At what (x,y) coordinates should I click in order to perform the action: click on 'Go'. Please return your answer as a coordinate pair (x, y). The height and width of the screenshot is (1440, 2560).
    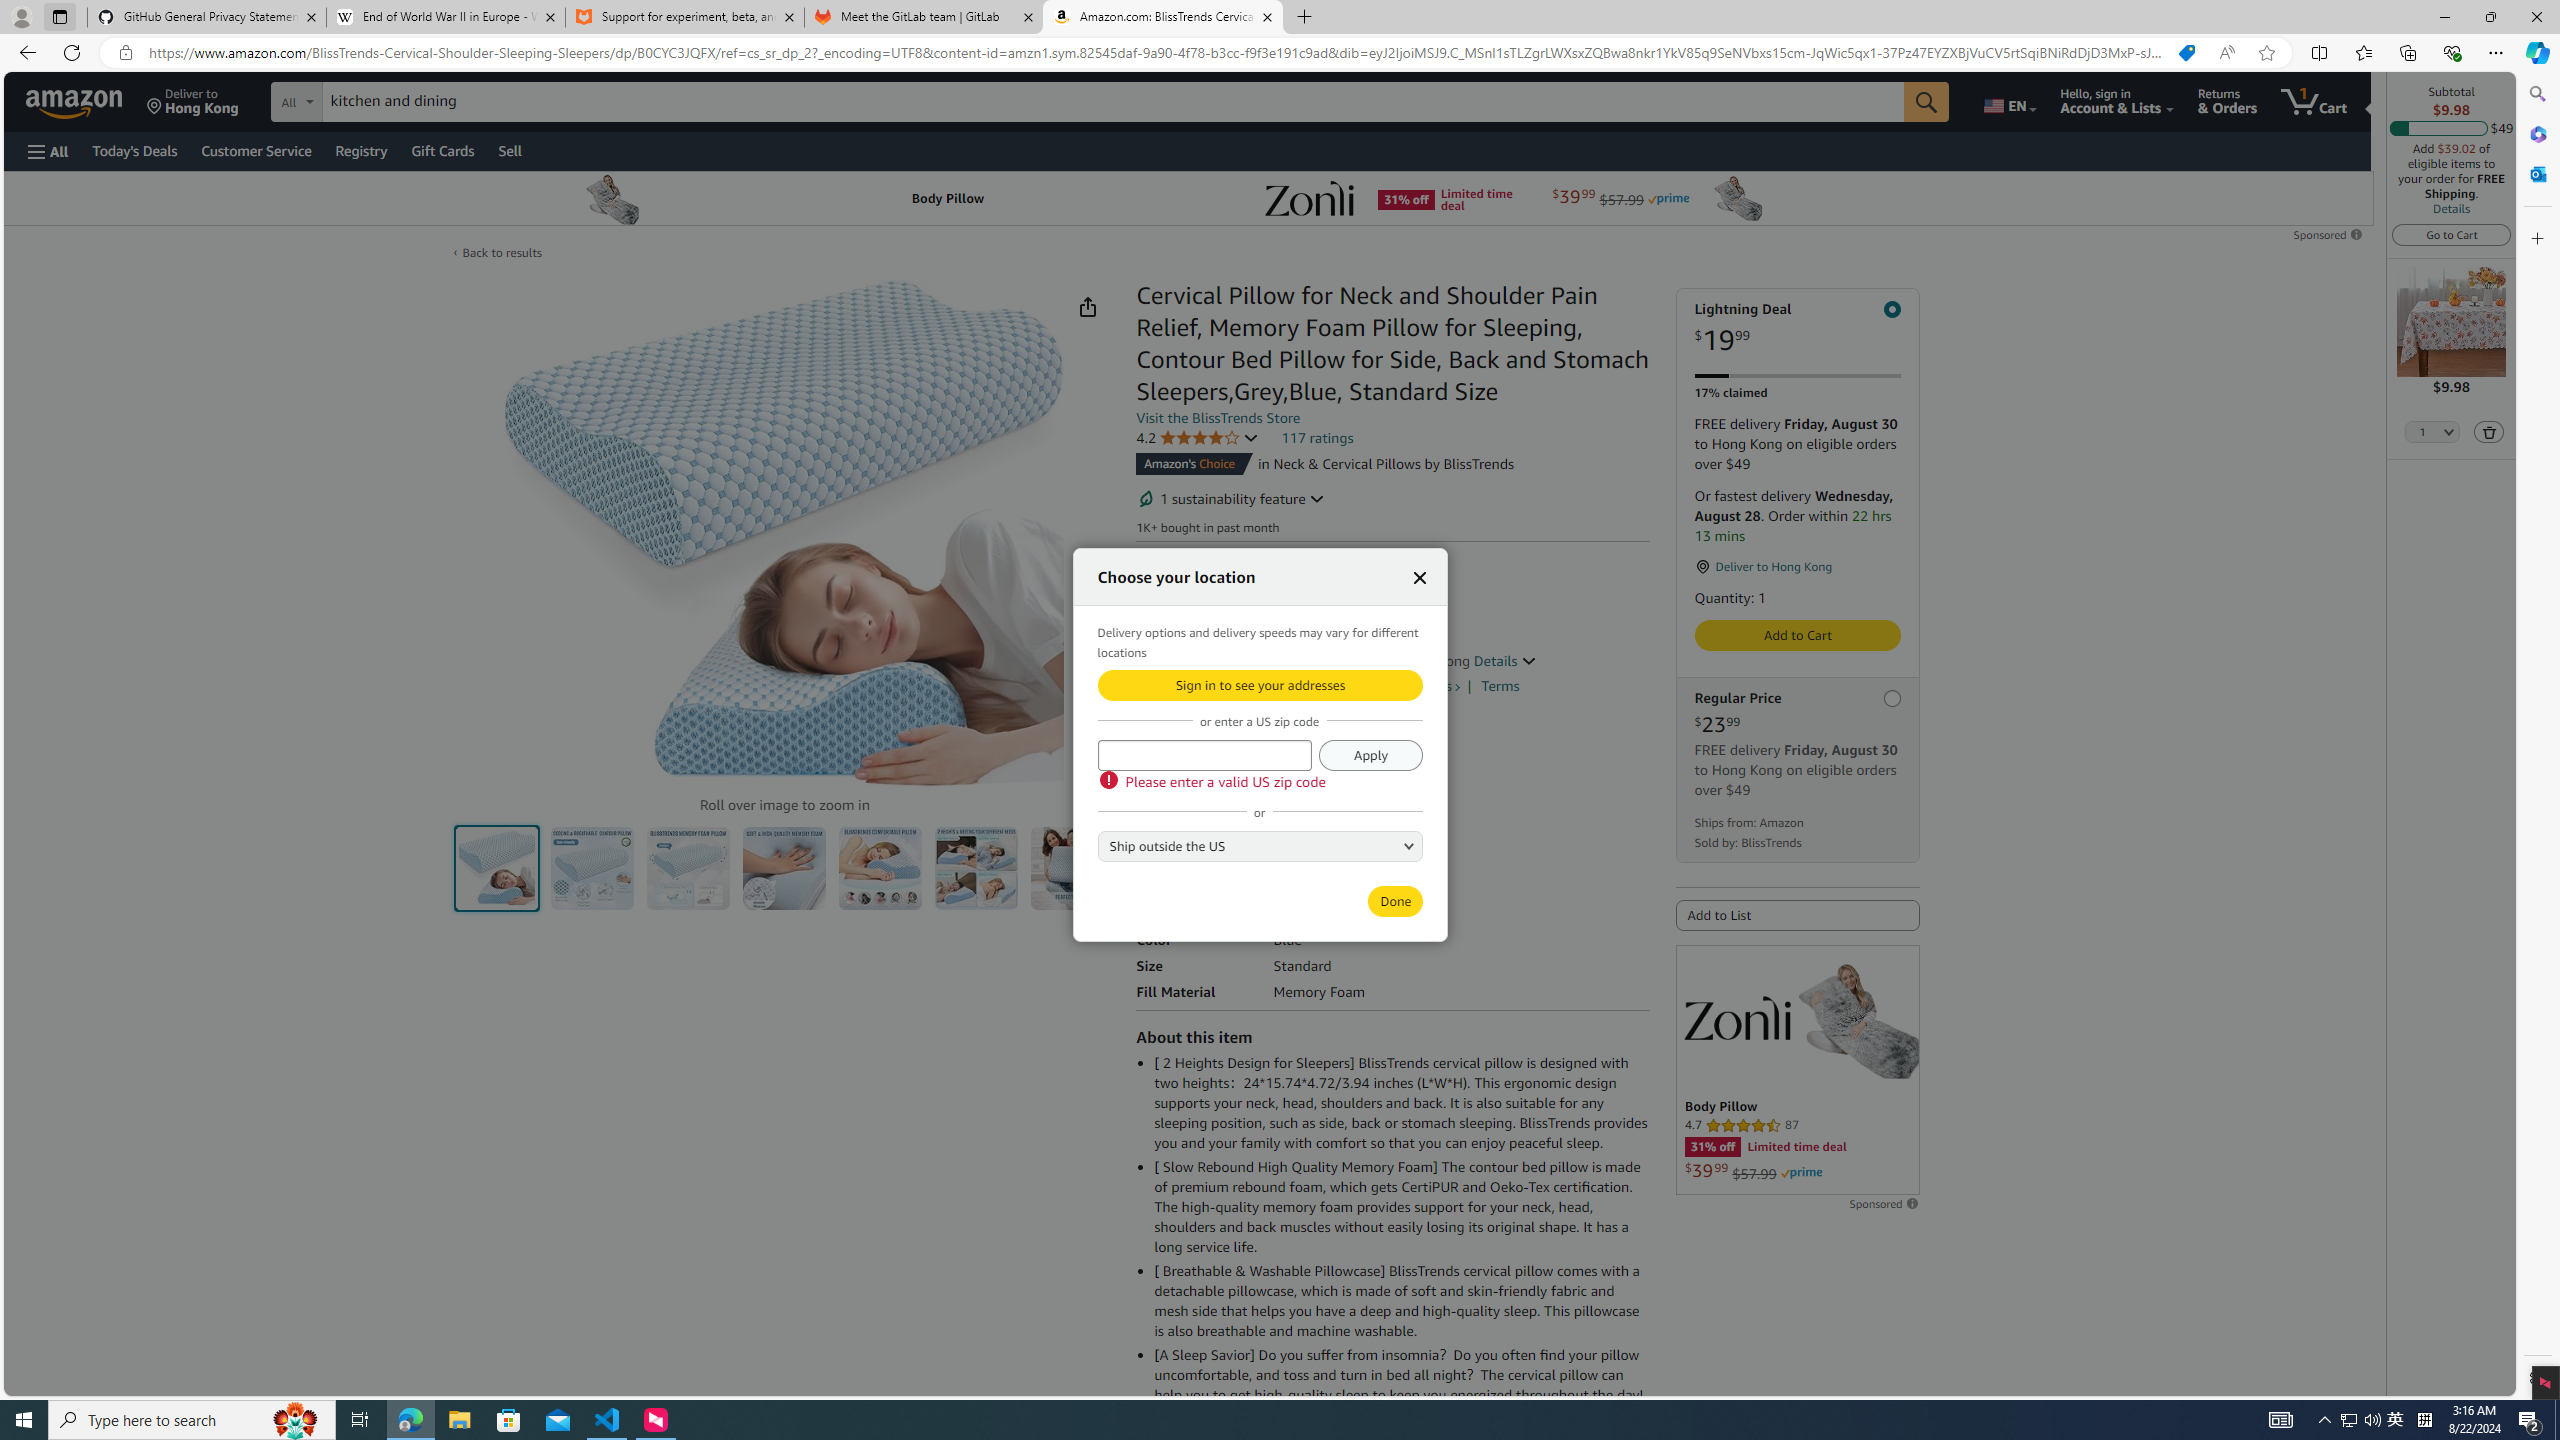
    Looking at the image, I should click on (1927, 102).